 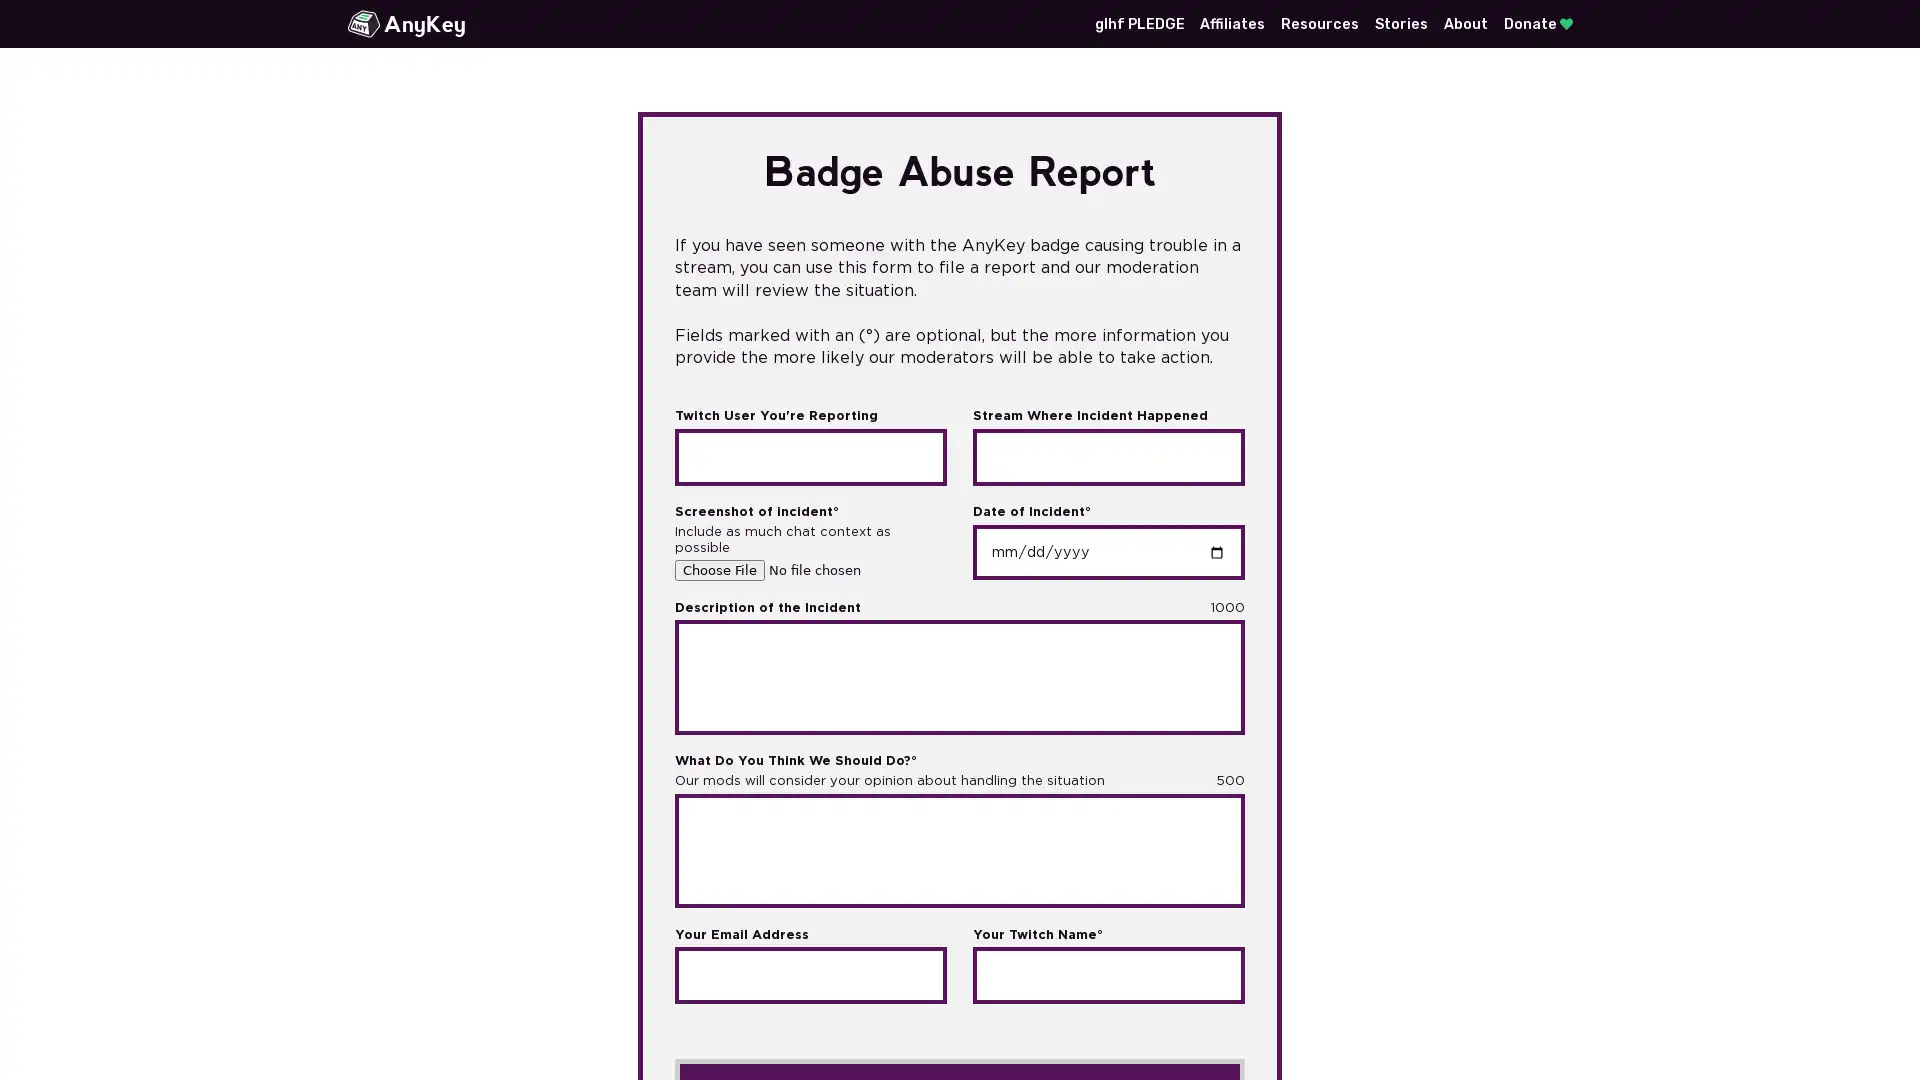 What do you see at coordinates (720, 570) in the screenshot?
I see `Choose File` at bounding box center [720, 570].